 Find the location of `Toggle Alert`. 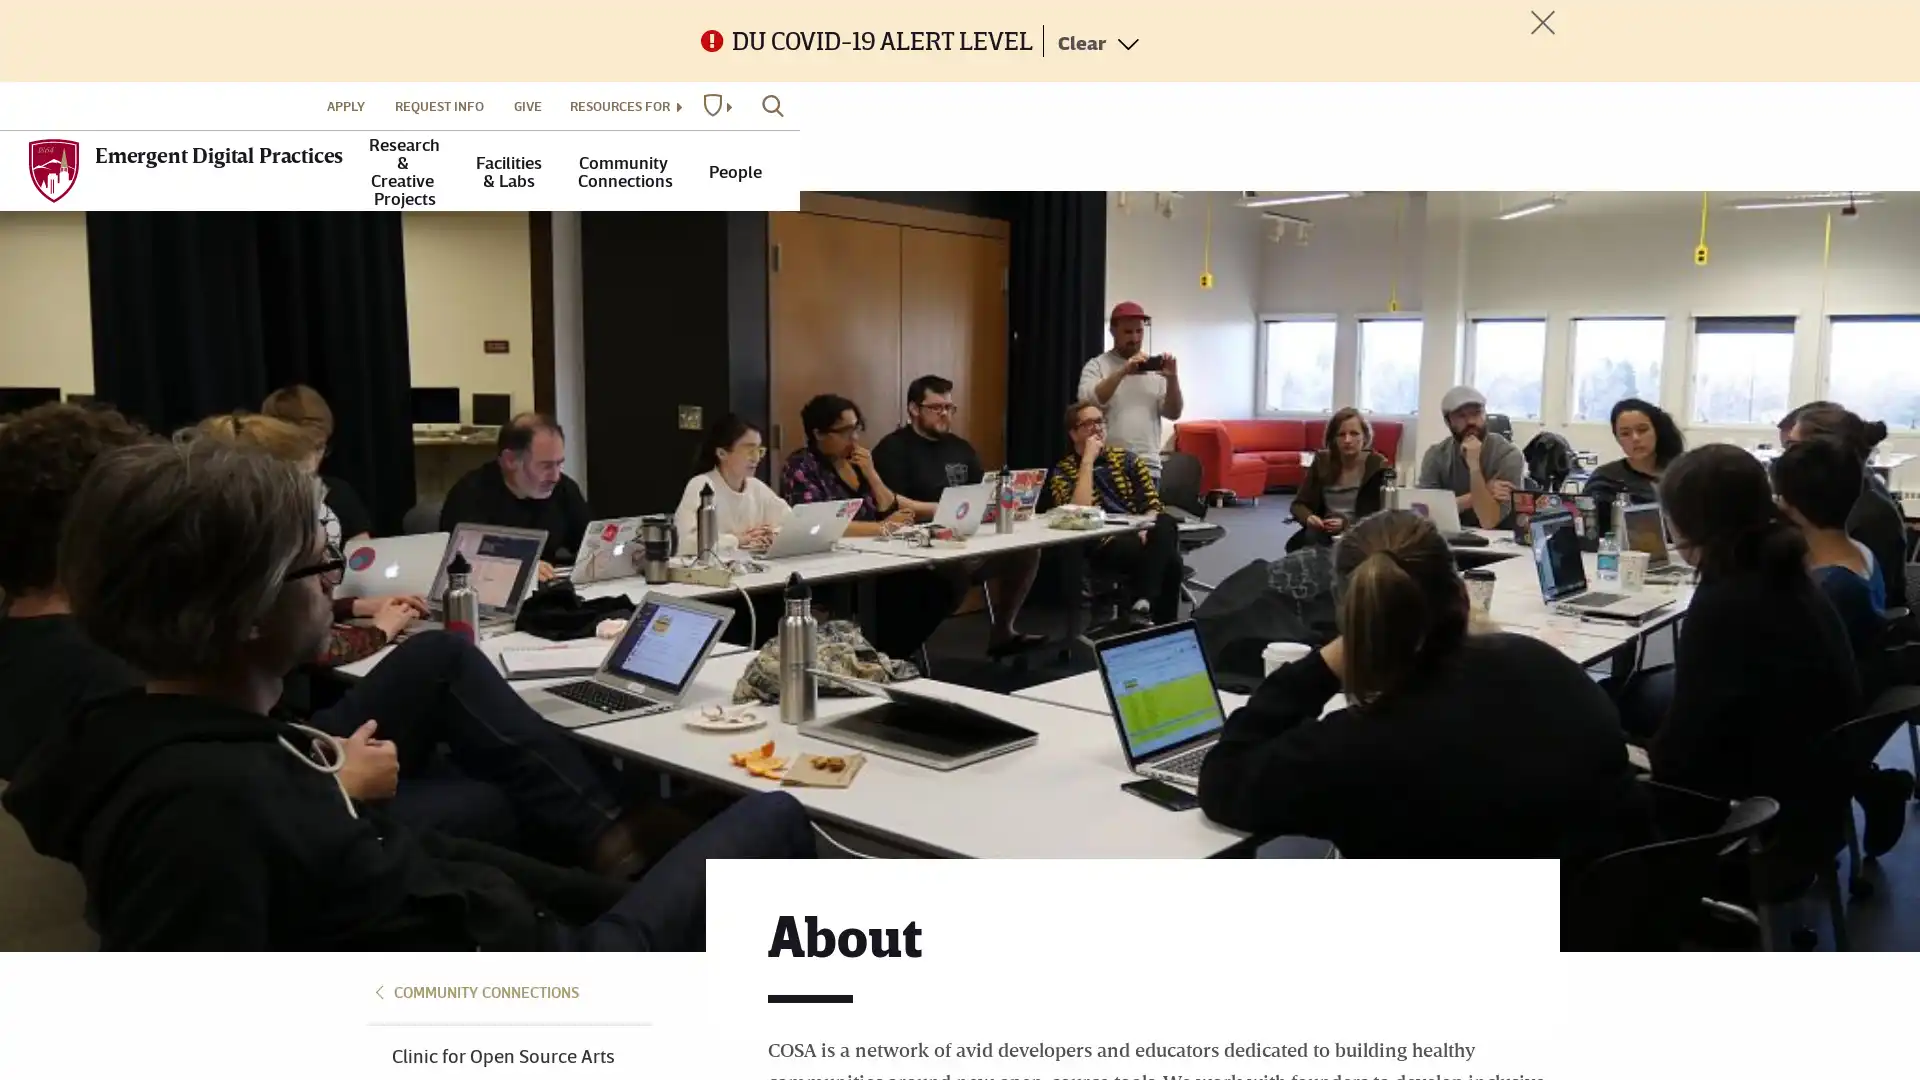

Toggle Alert is located at coordinates (1541, 22).